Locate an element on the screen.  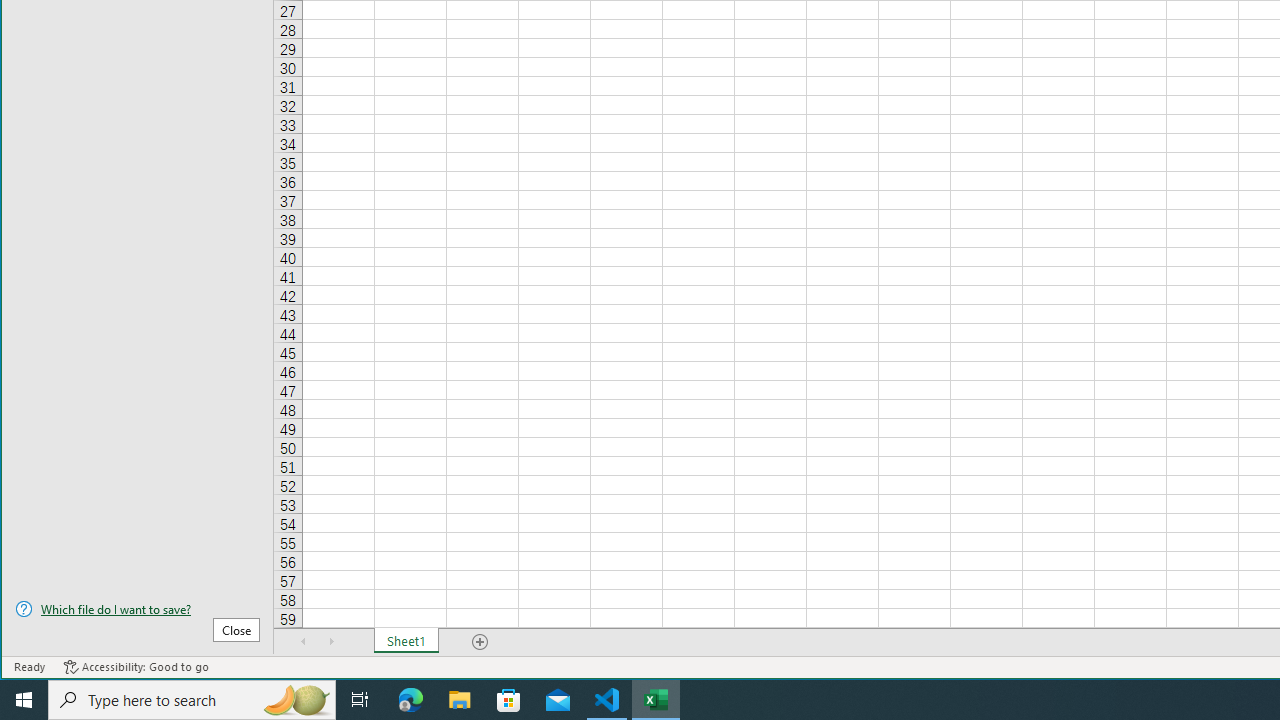
'Which file do I want to save?' is located at coordinates (136, 608).